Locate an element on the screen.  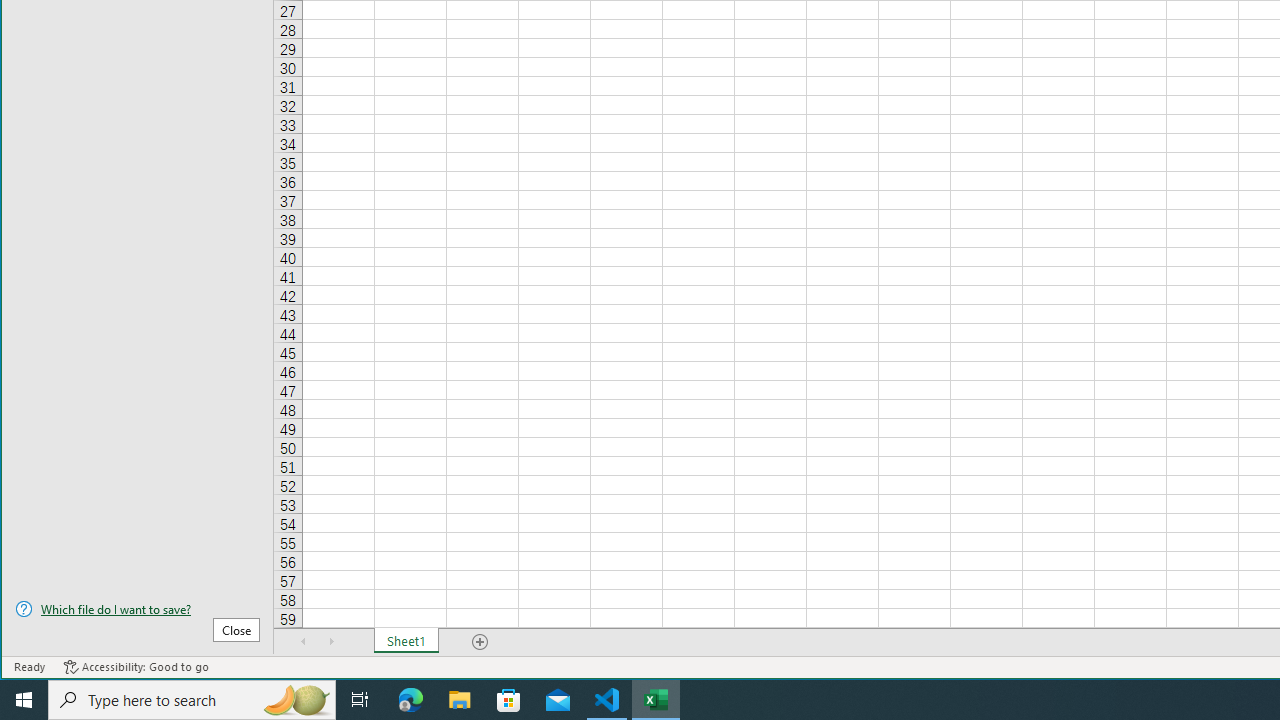
'Which file do I want to save?' is located at coordinates (136, 608).